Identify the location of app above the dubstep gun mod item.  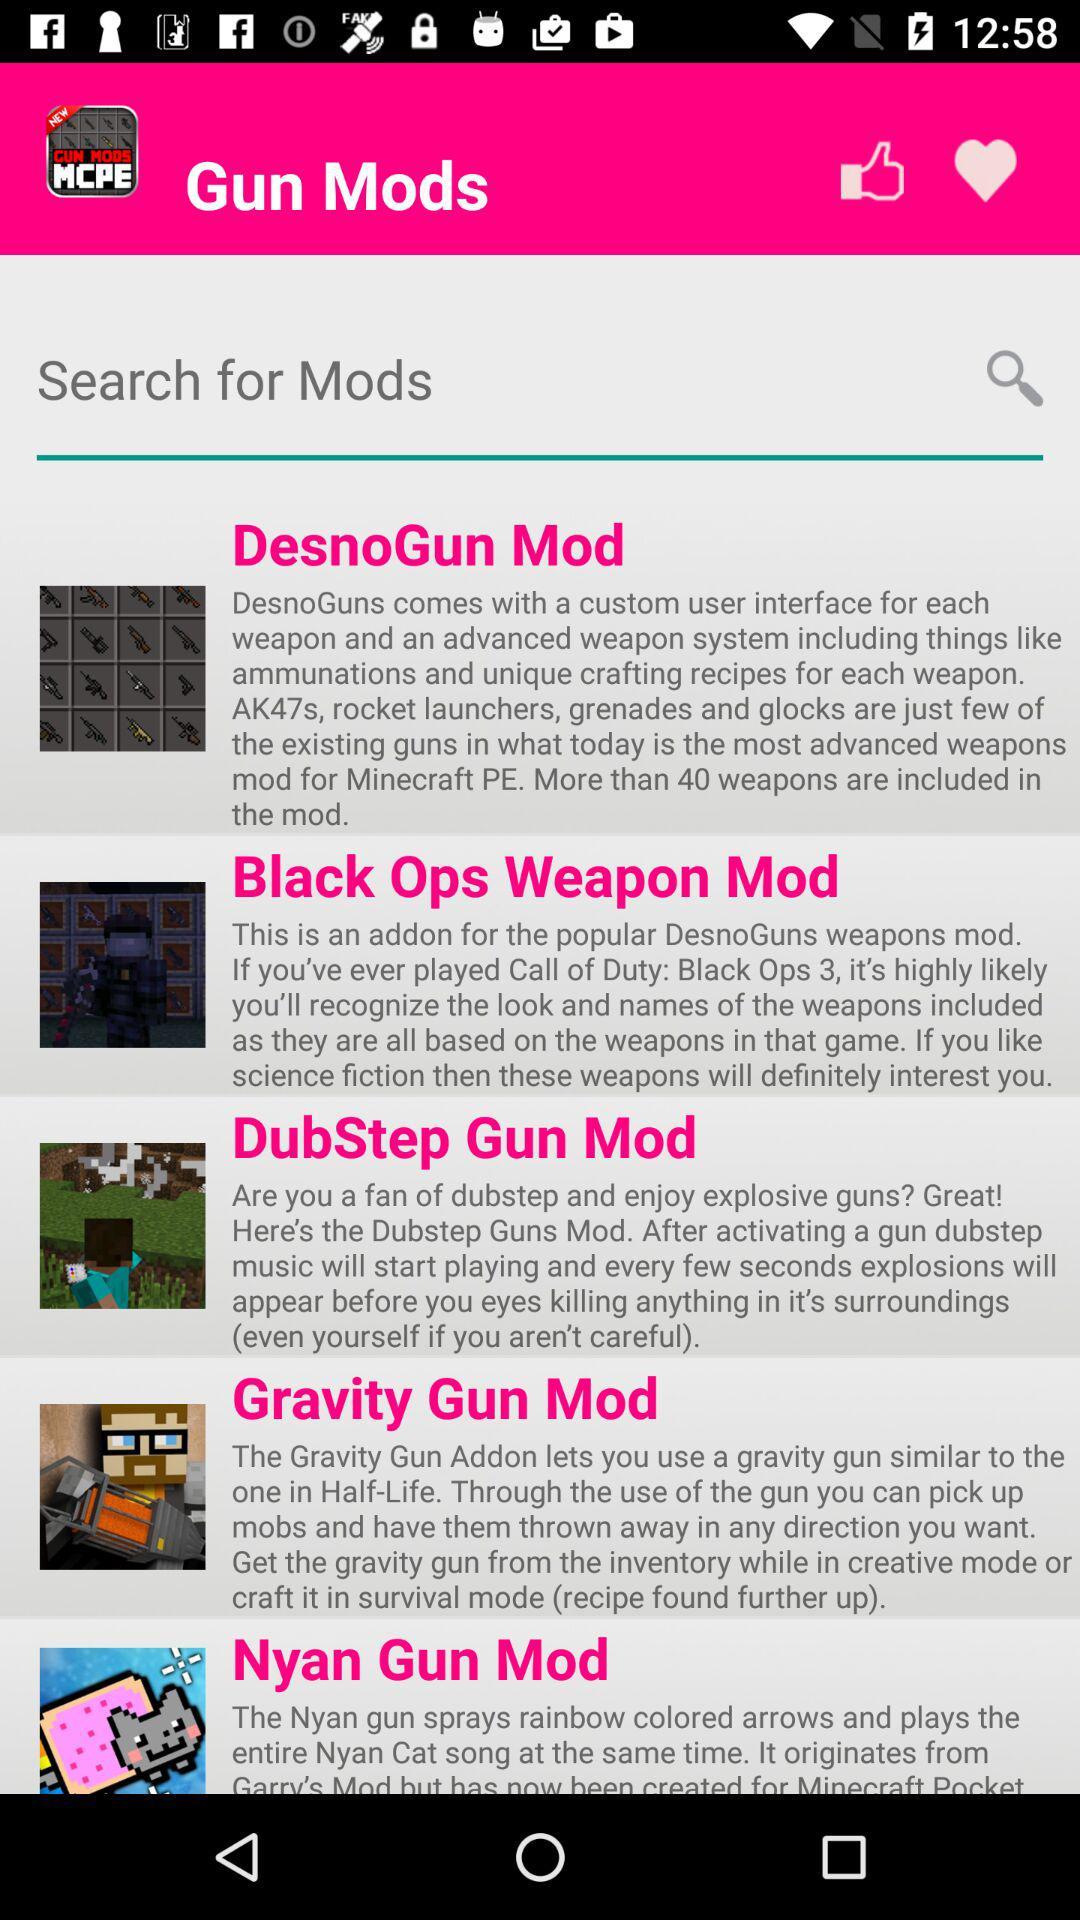
(655, 1003).